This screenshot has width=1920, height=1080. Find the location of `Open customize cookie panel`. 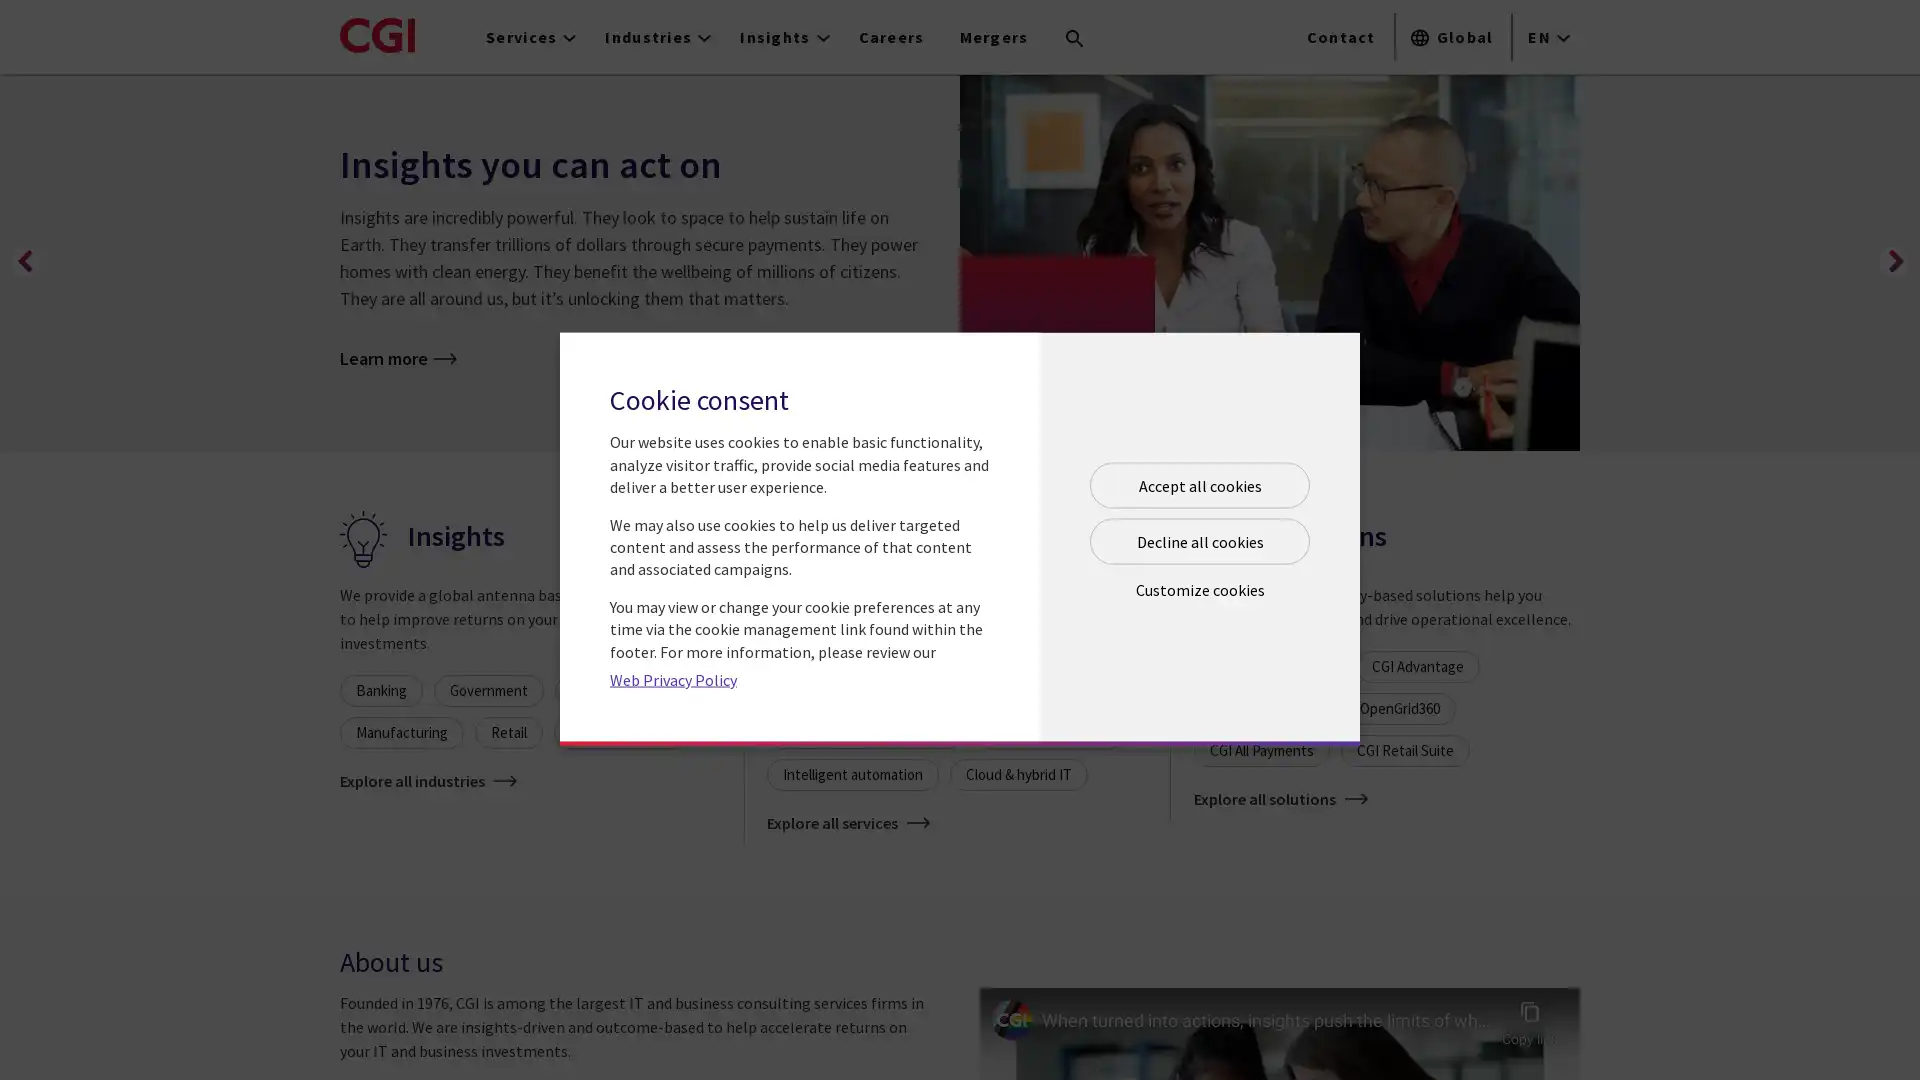

Open customize cookie panel is located at coordinates (1200, 591).